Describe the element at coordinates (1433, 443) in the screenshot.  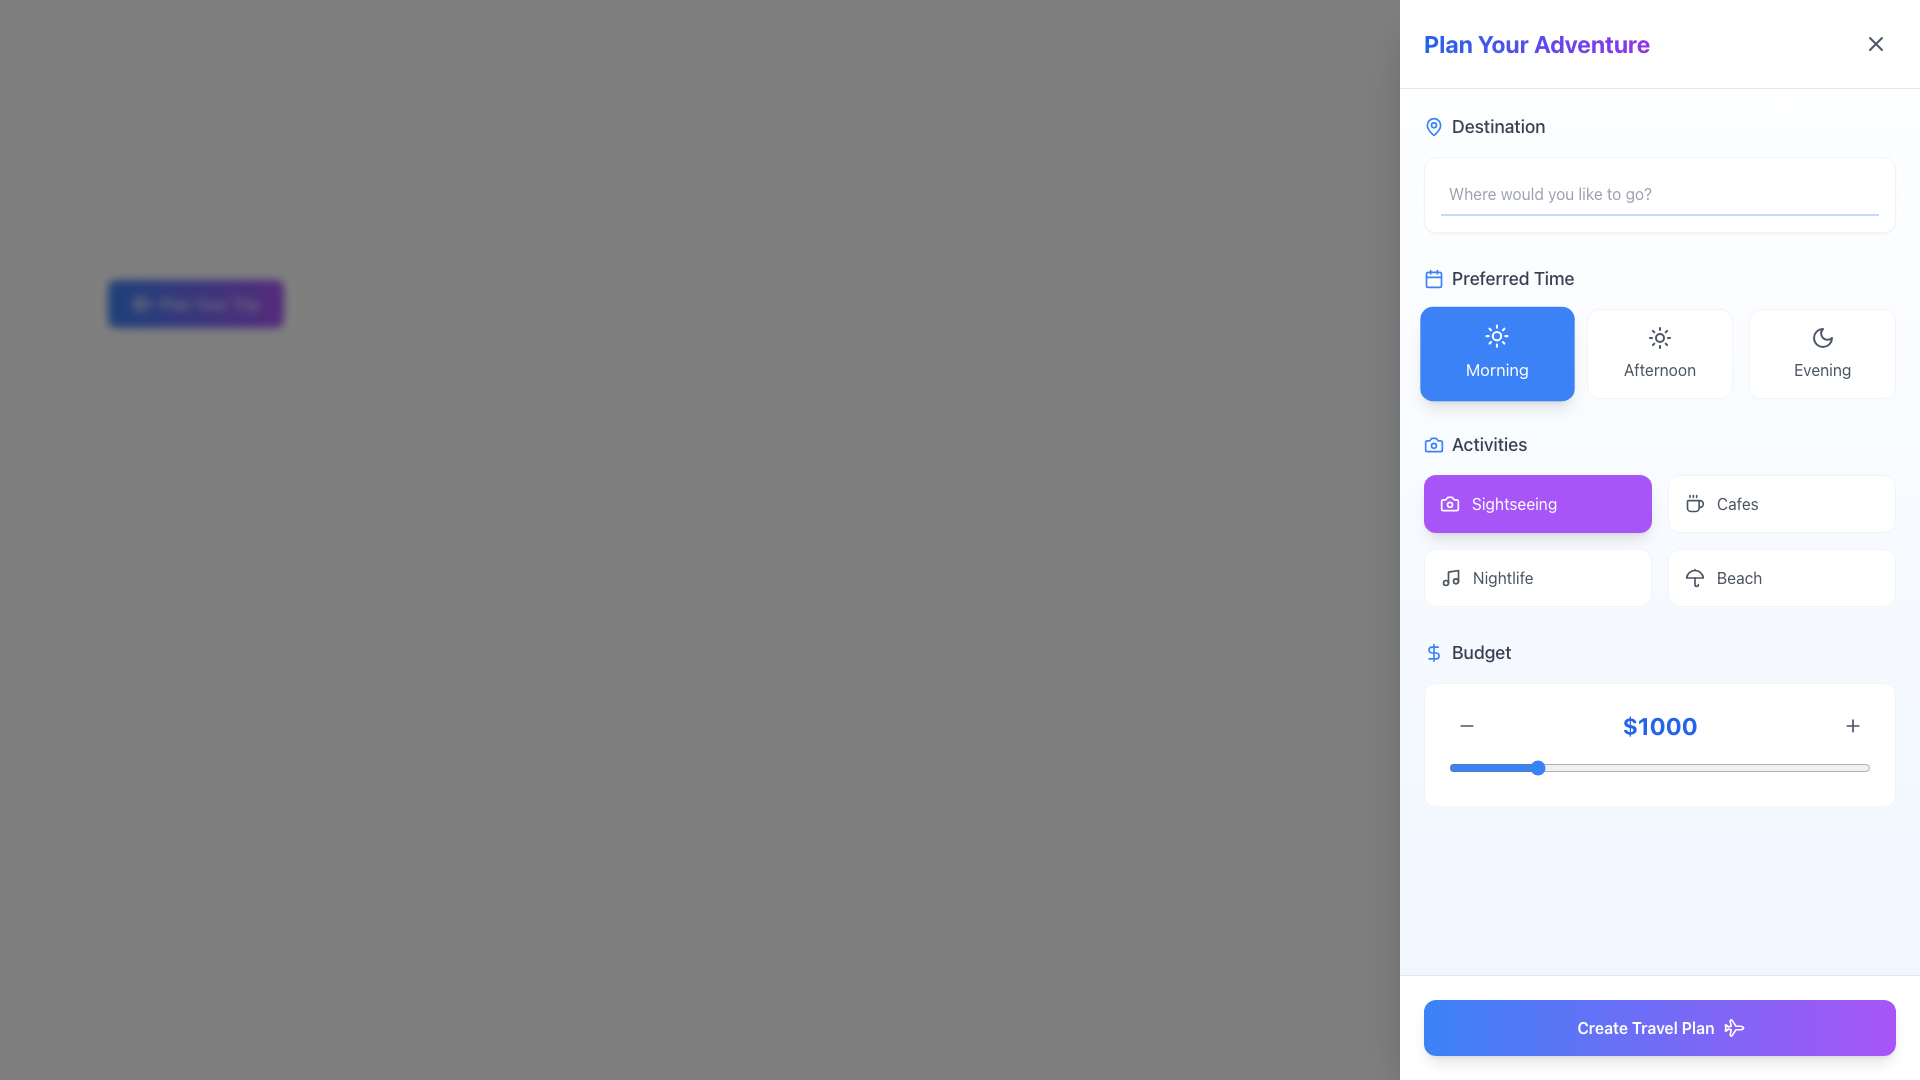
I see `the visual icon located to the left of the 'Activities' text in the 'Activities' section` at that location.